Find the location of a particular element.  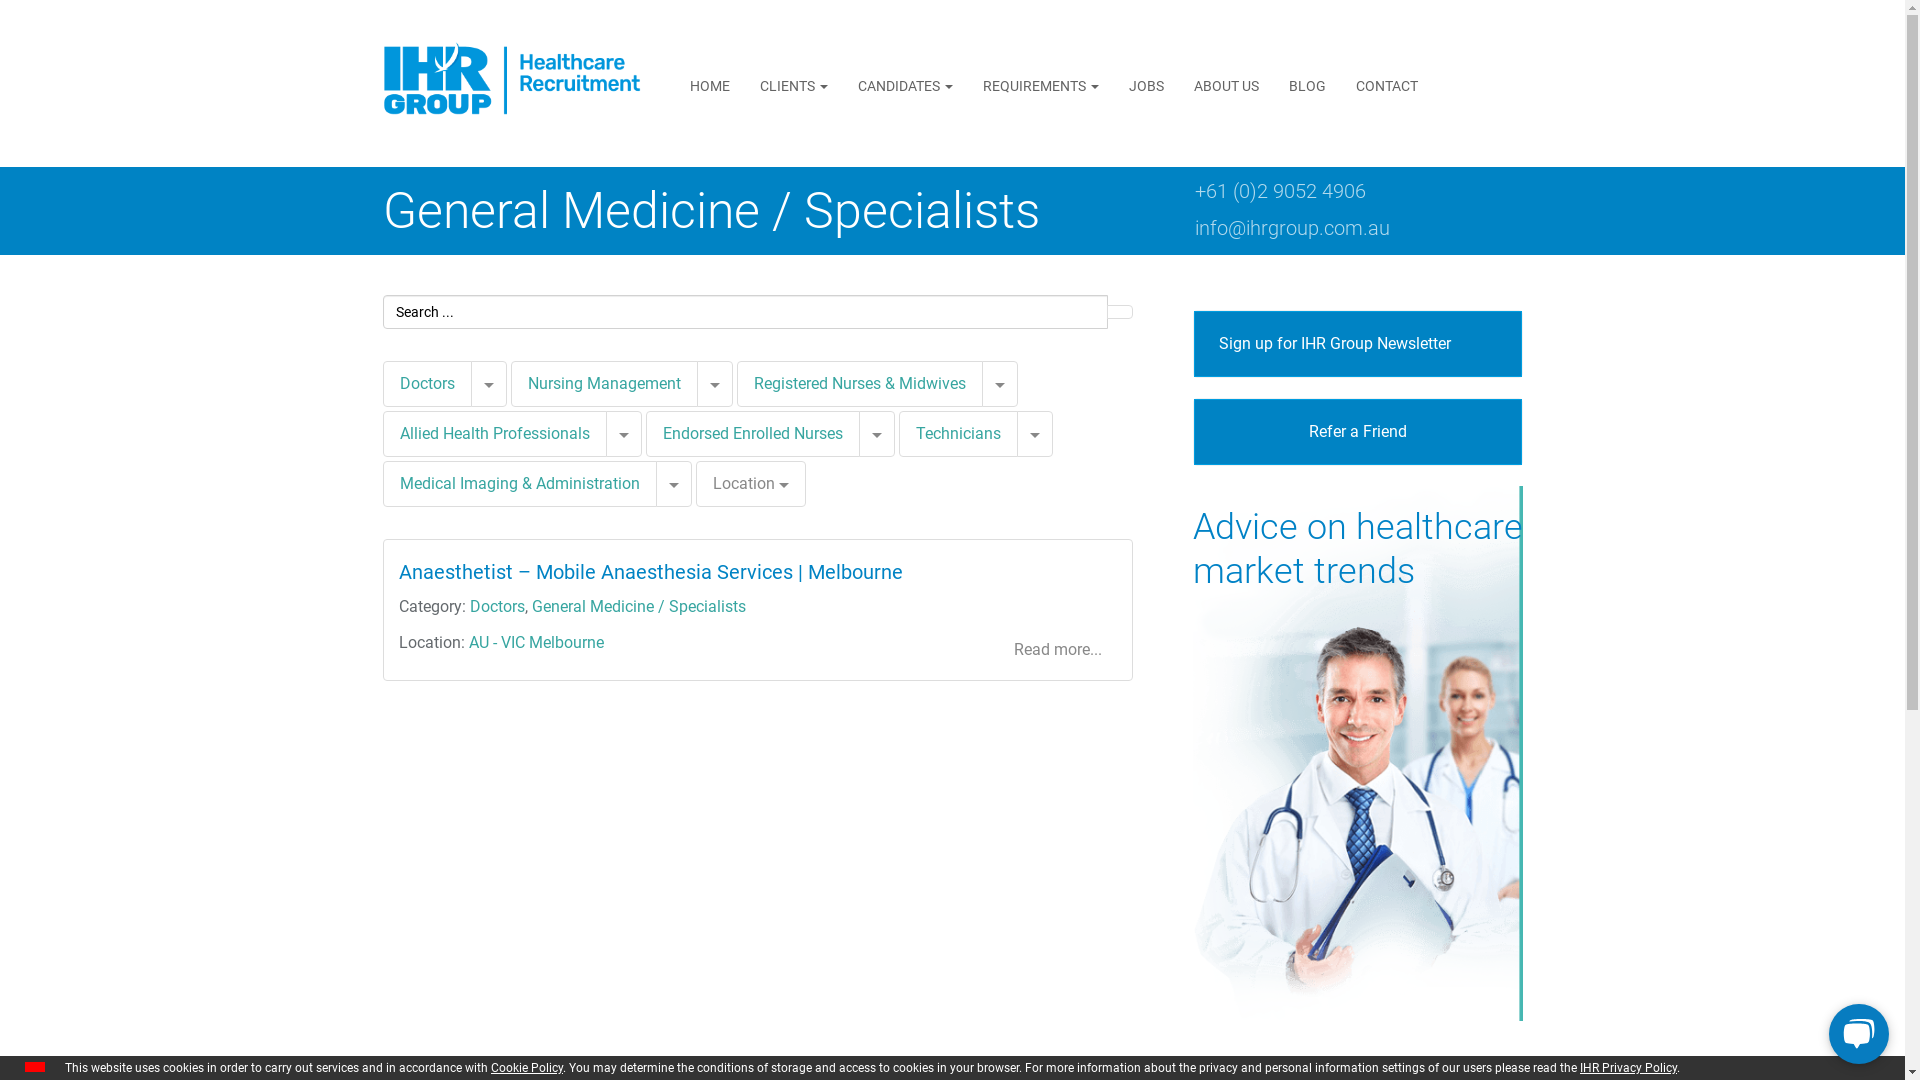

'Cookie Policy' is located at coordinates (527, 1067).